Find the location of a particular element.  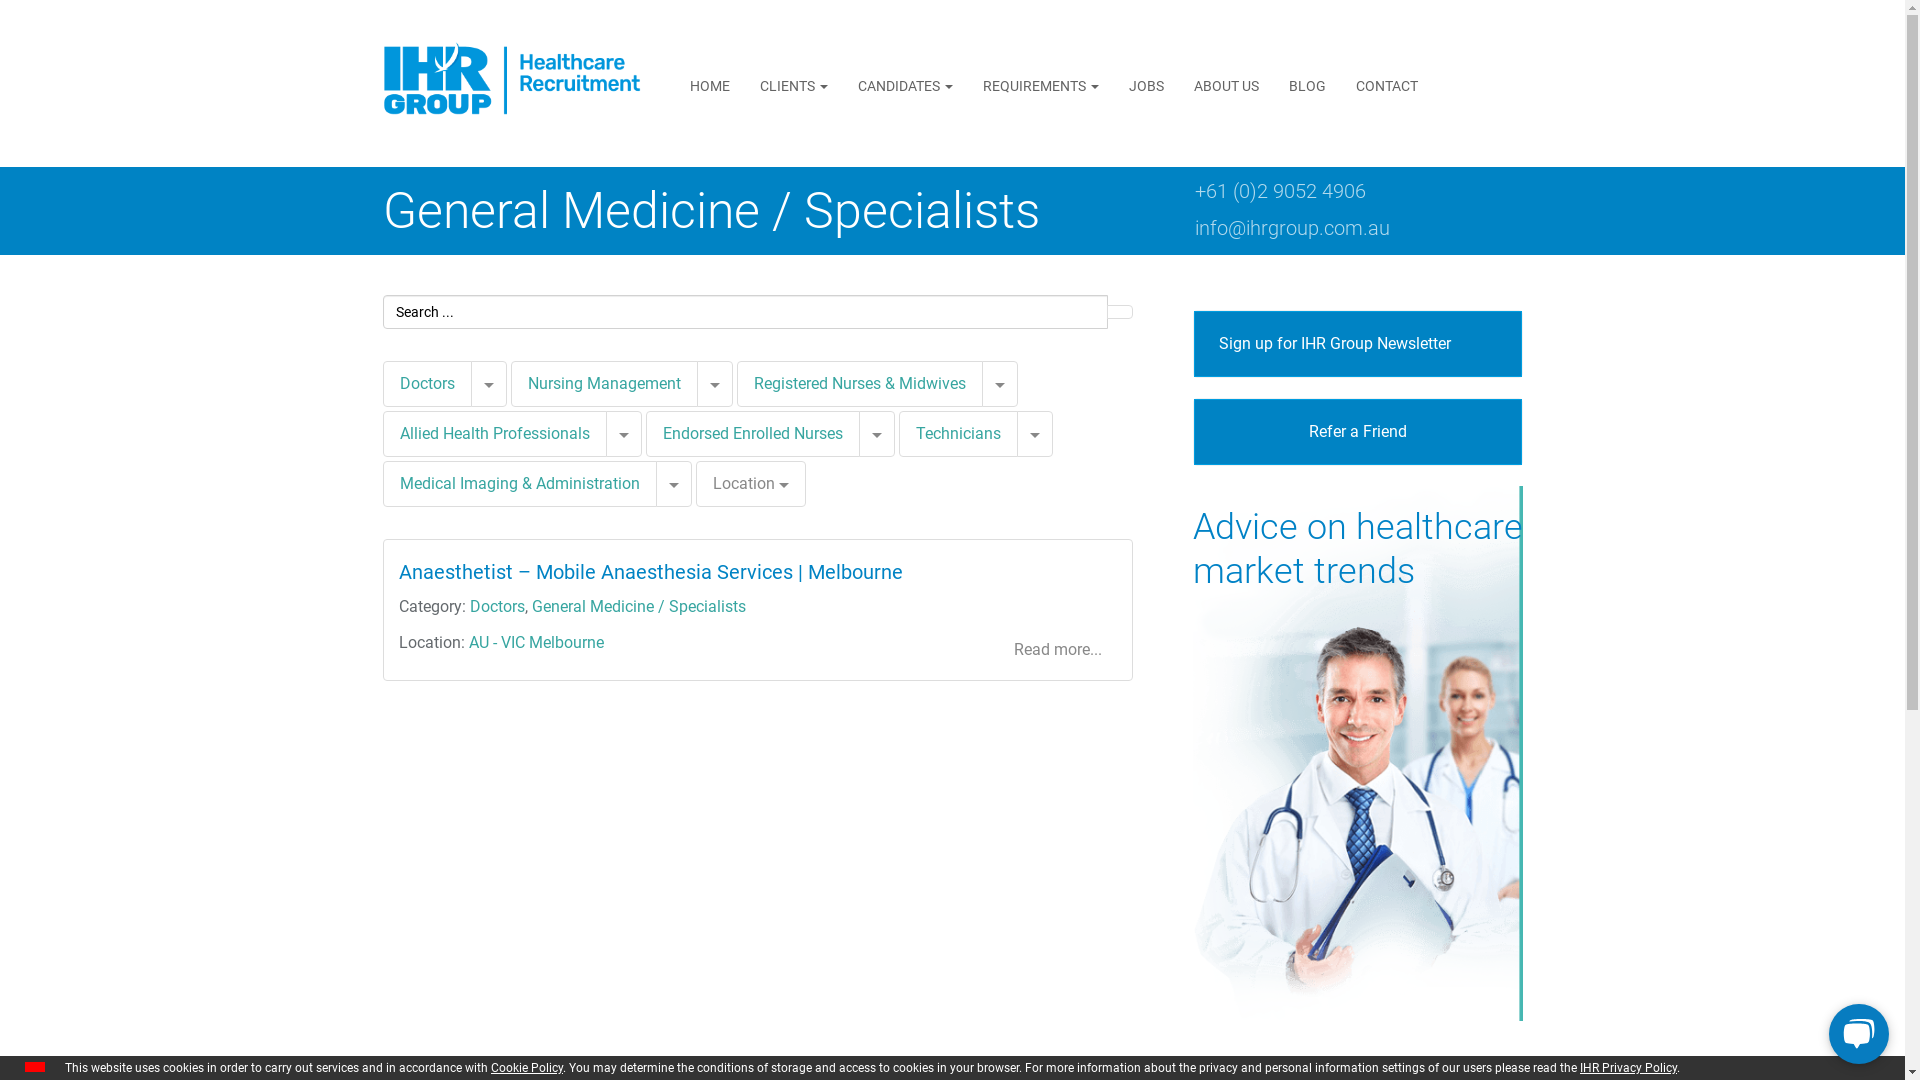

'Cookie Policy' is located at coordinates (527, 1067).